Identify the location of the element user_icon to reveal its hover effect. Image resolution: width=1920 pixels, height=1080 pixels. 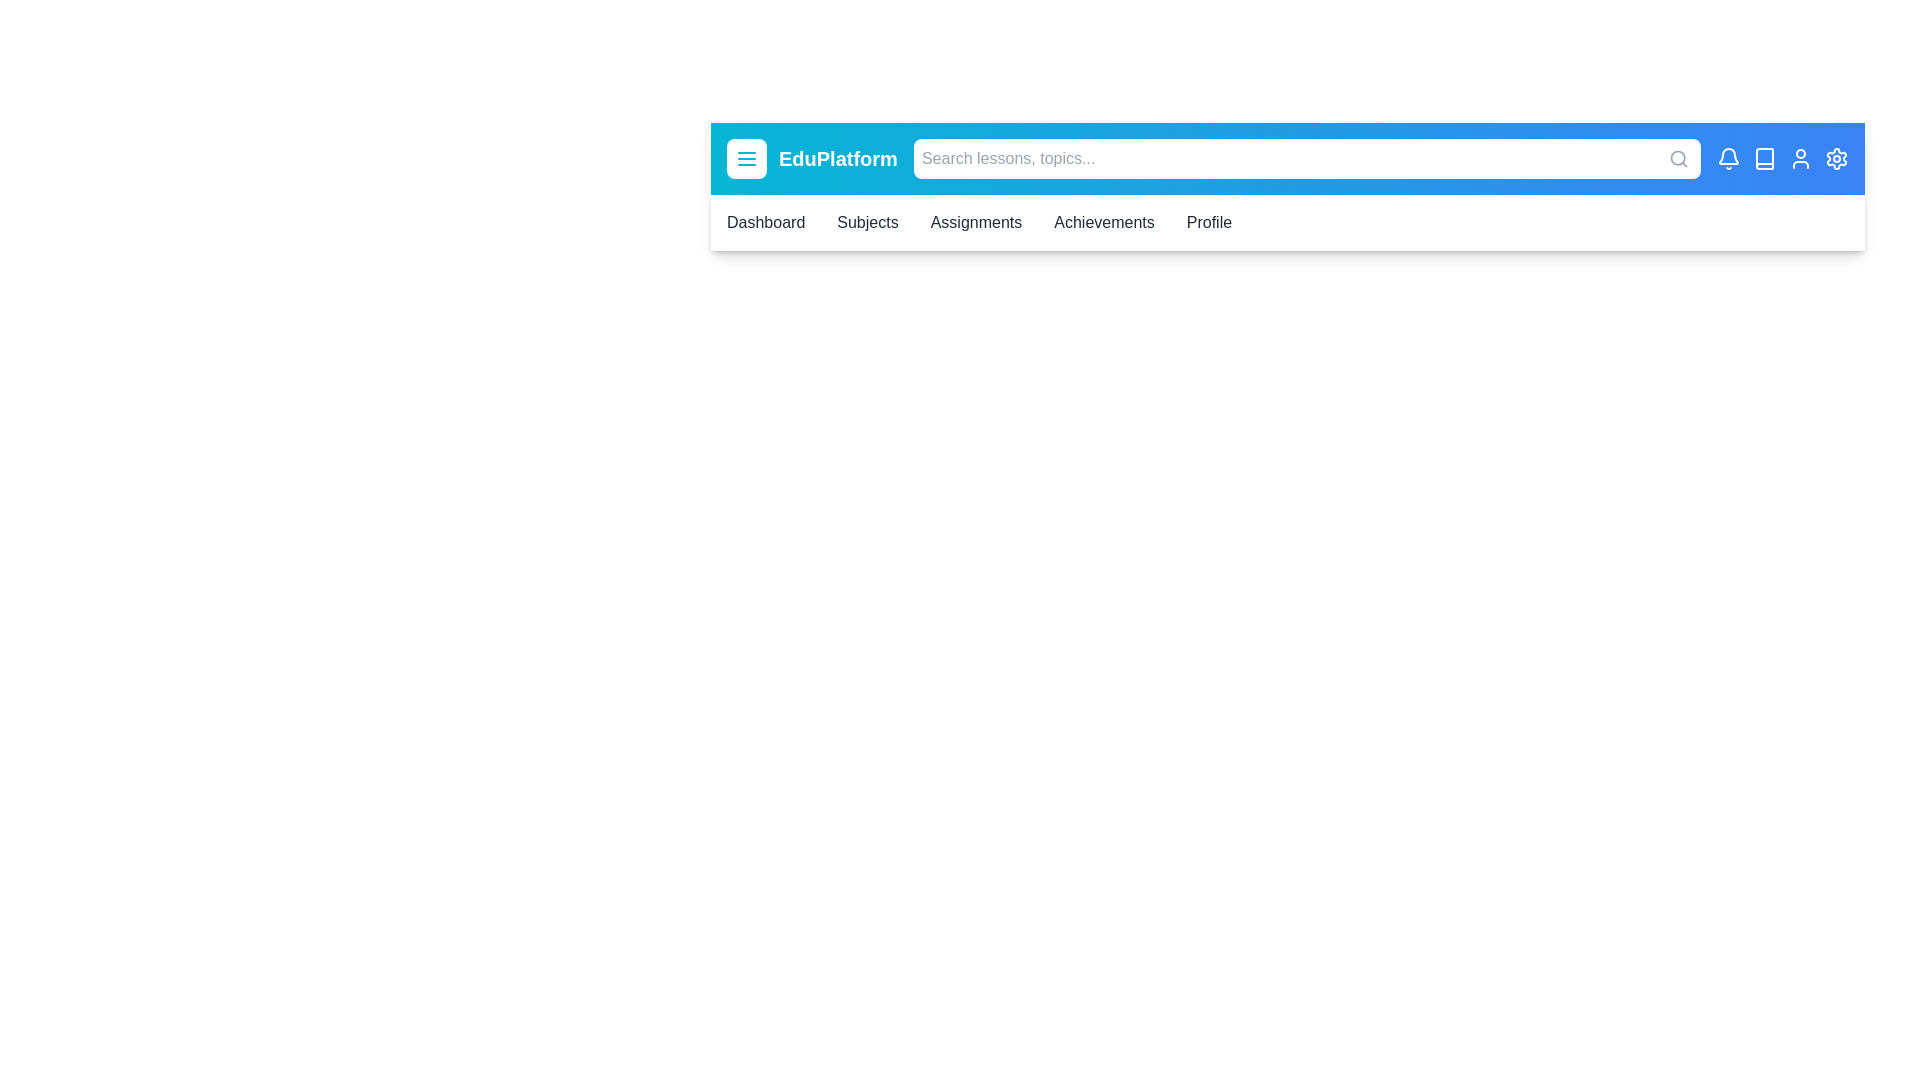
(1800, 157).